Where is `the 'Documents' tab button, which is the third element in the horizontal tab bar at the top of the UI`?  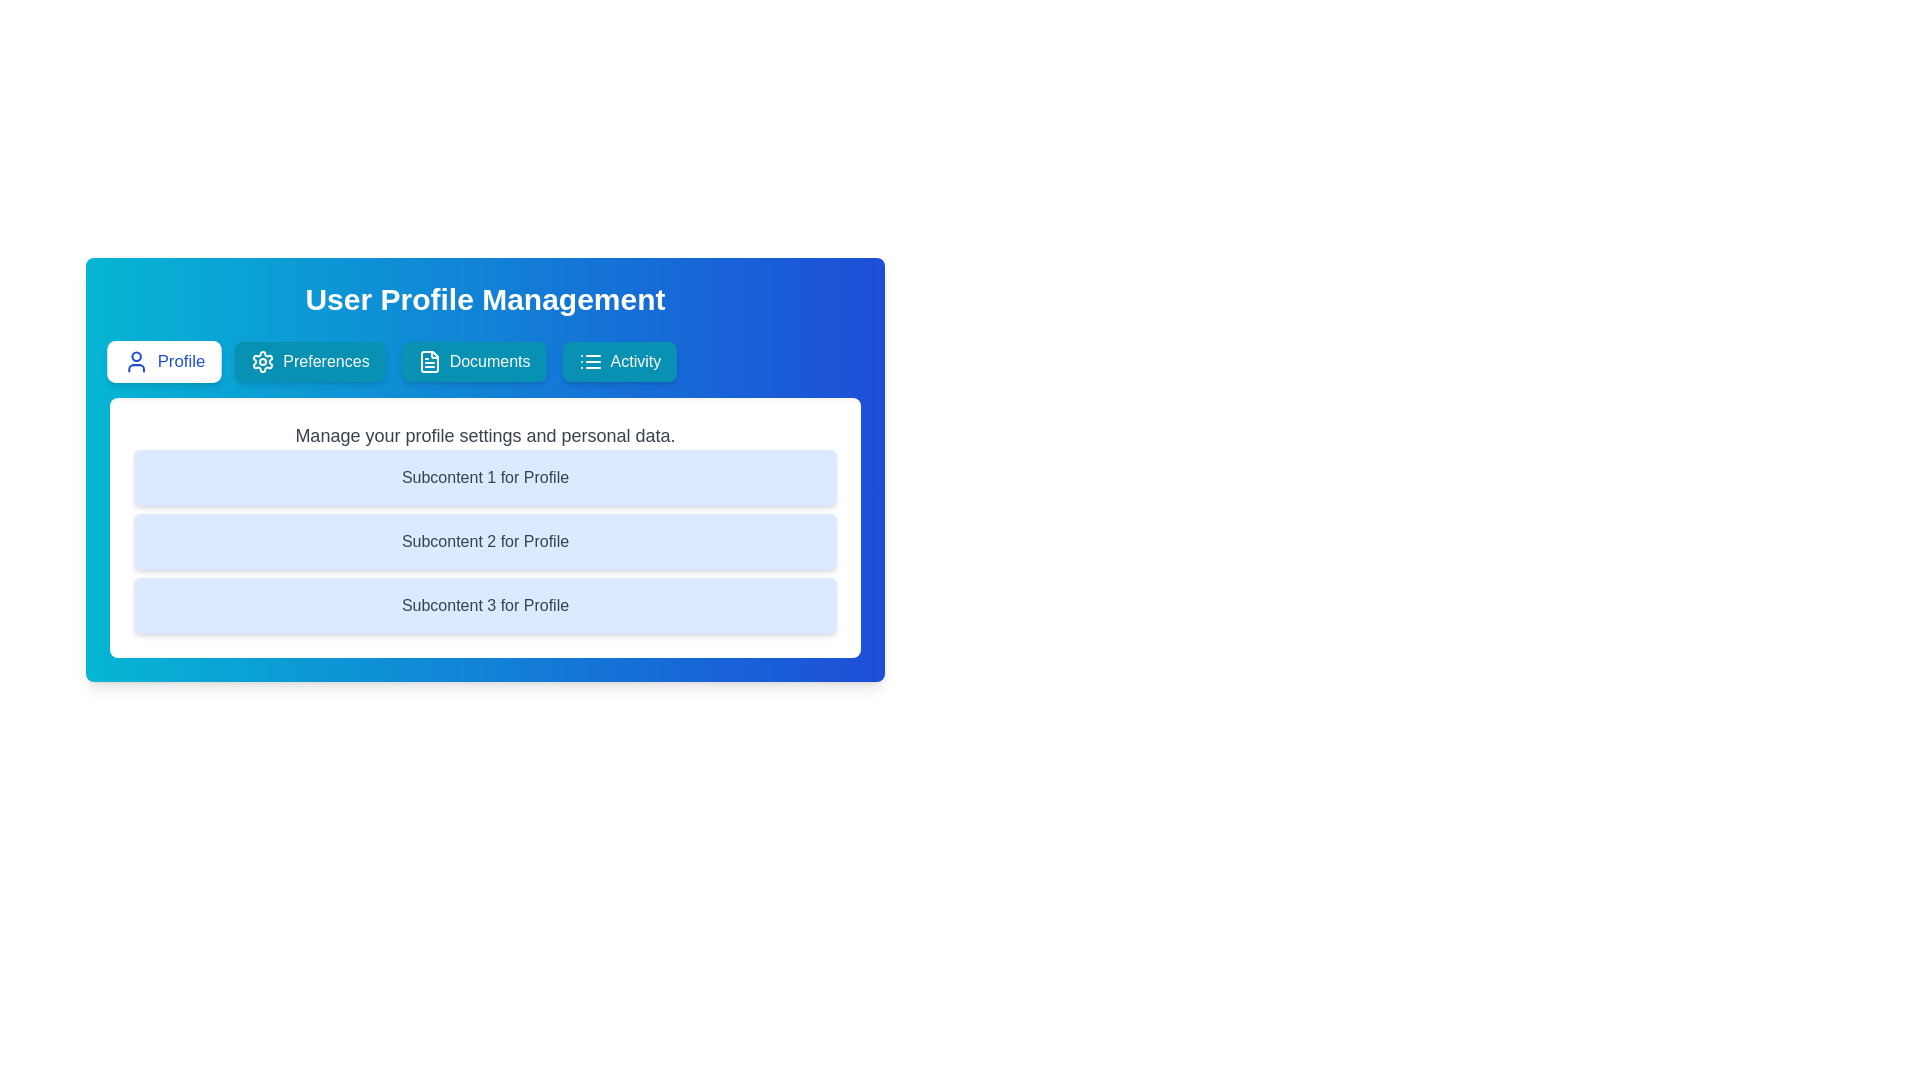
the 'Documents' tab button, which is the third element in the horizontal tab bar at the top of the UI is located at coordinates (473, 362).